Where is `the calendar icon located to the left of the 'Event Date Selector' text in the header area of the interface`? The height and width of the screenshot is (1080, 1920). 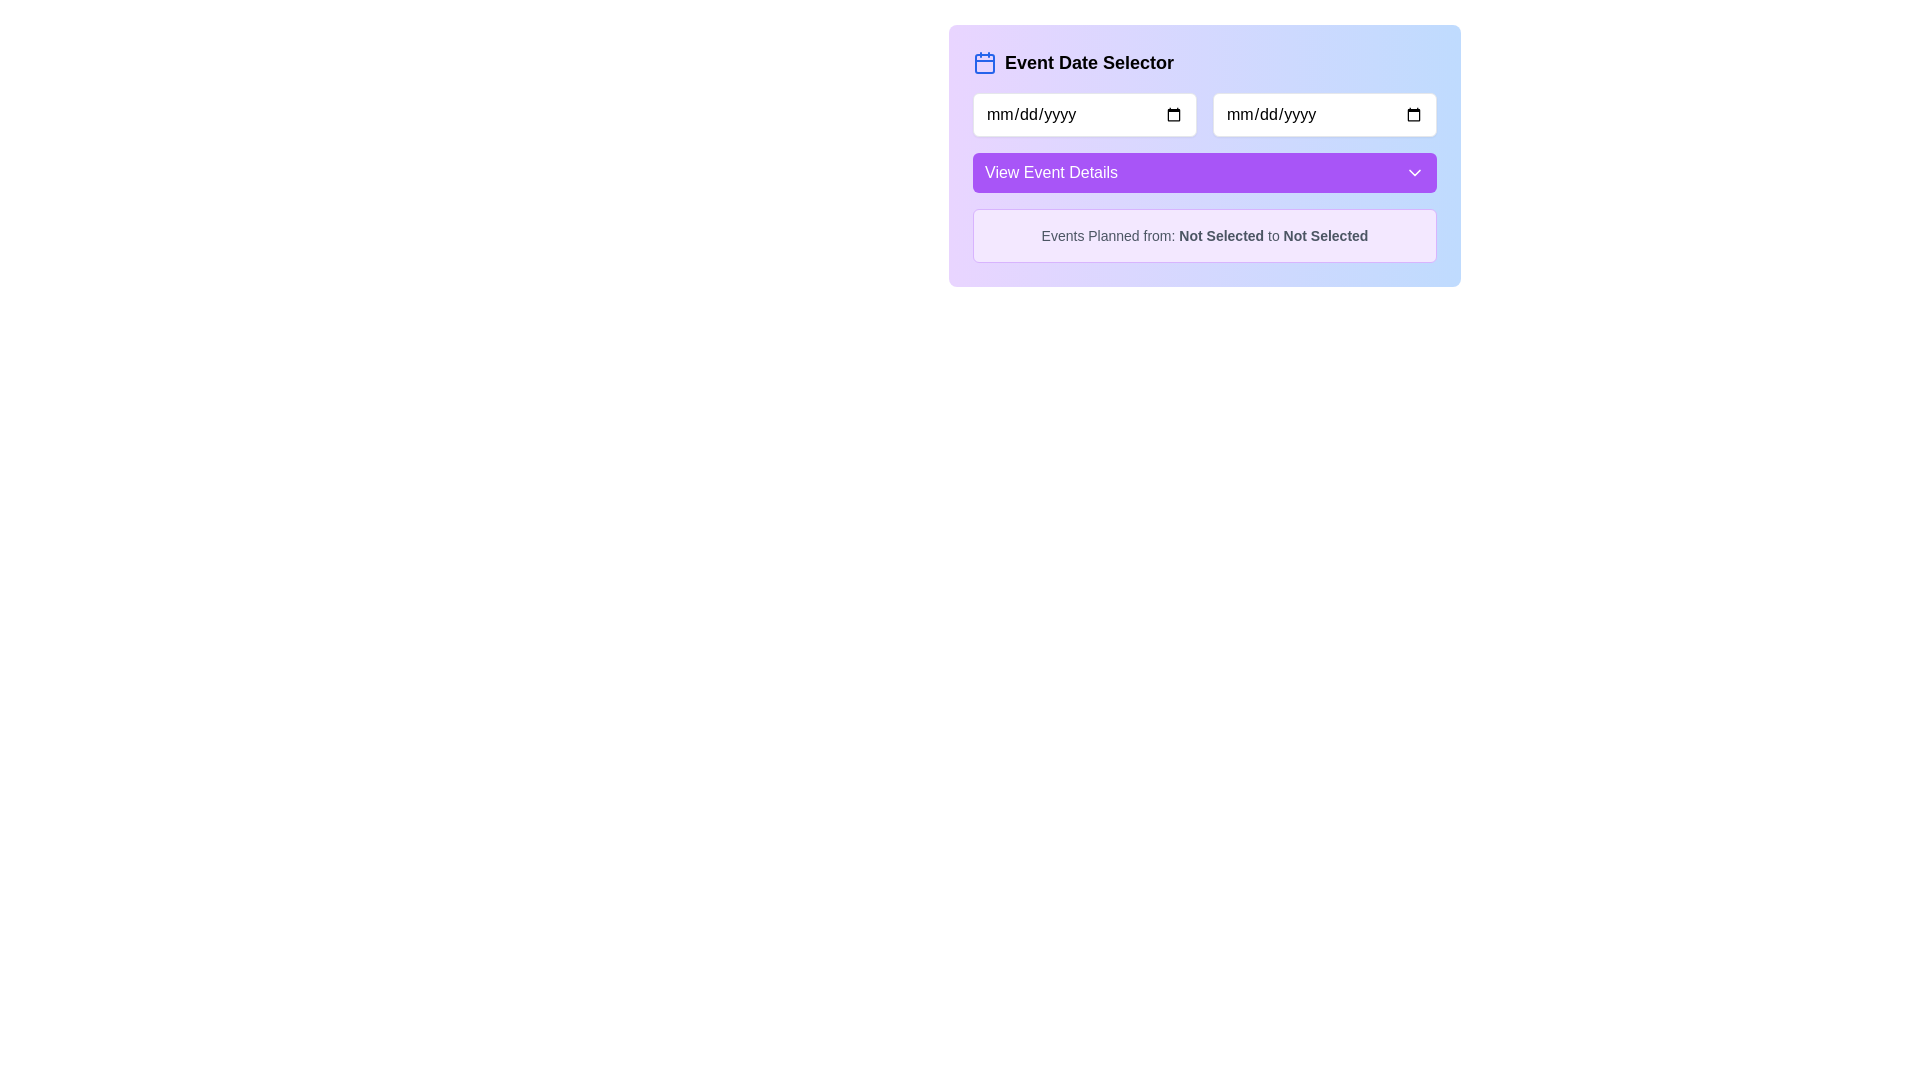 the calendar icon located to the left of the 'Event Date Selector' text in the header area of the interface is located at coordinates (984, 61).